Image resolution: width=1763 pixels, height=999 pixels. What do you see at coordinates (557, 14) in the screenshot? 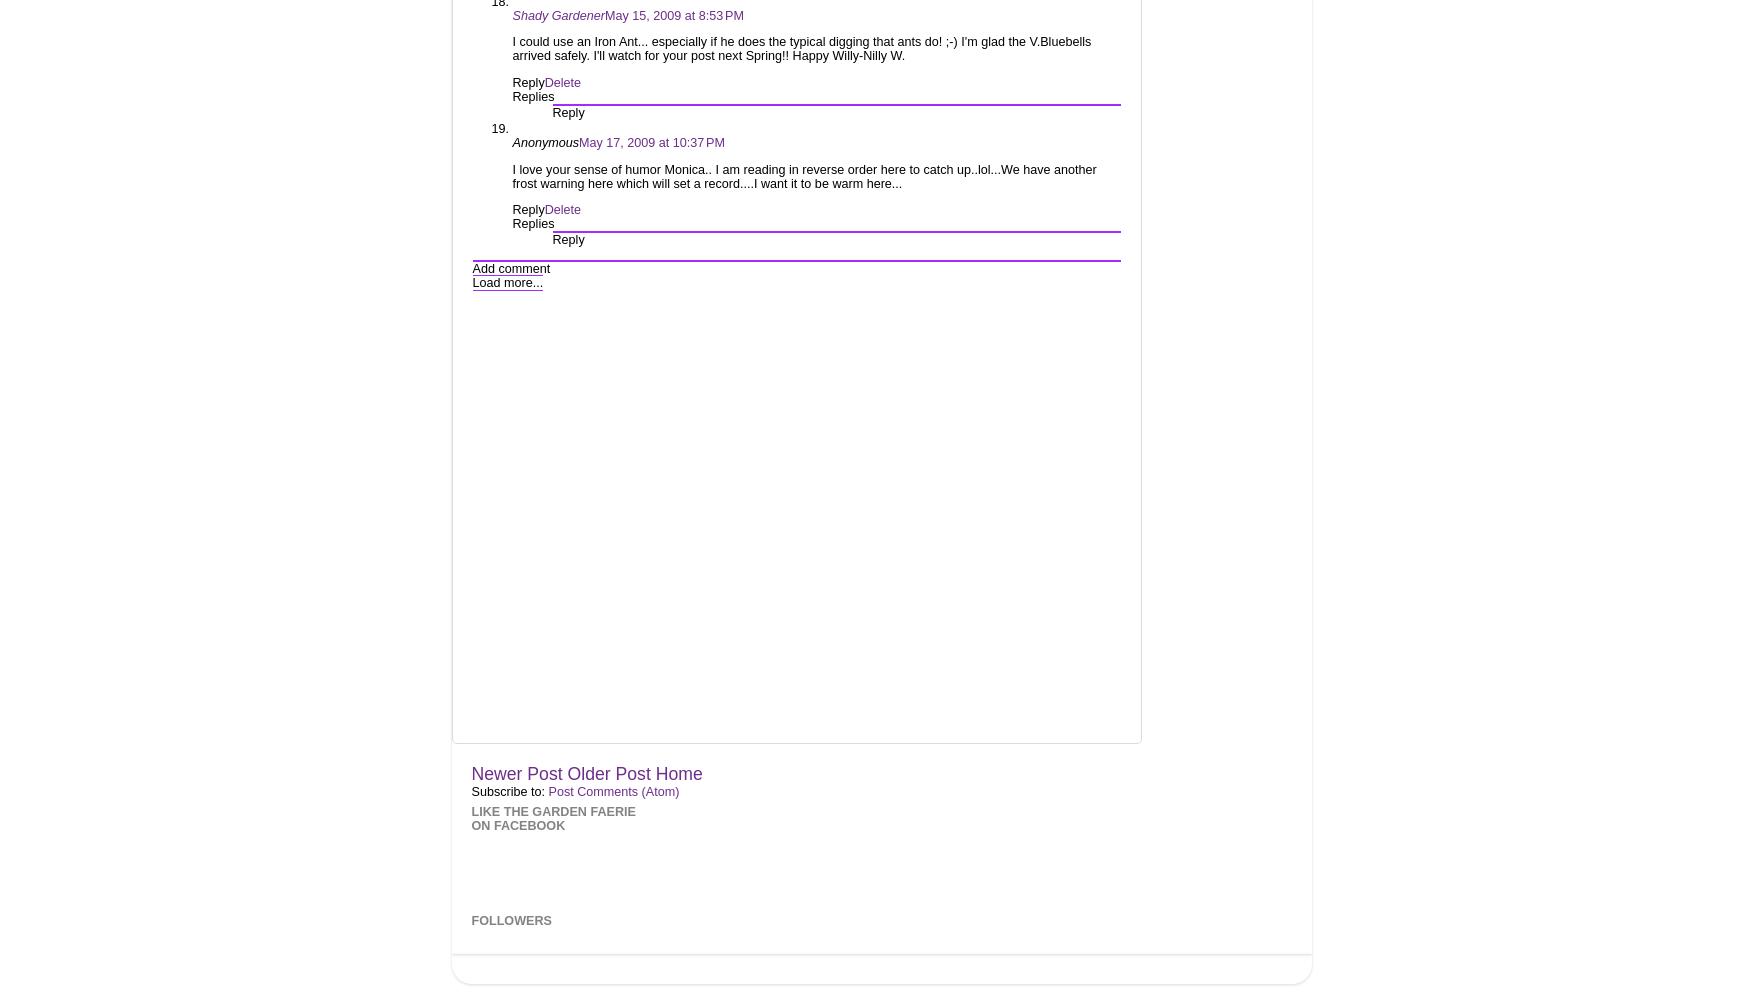
I see `'Shady Gardener'` at bounding box center [557, 14].